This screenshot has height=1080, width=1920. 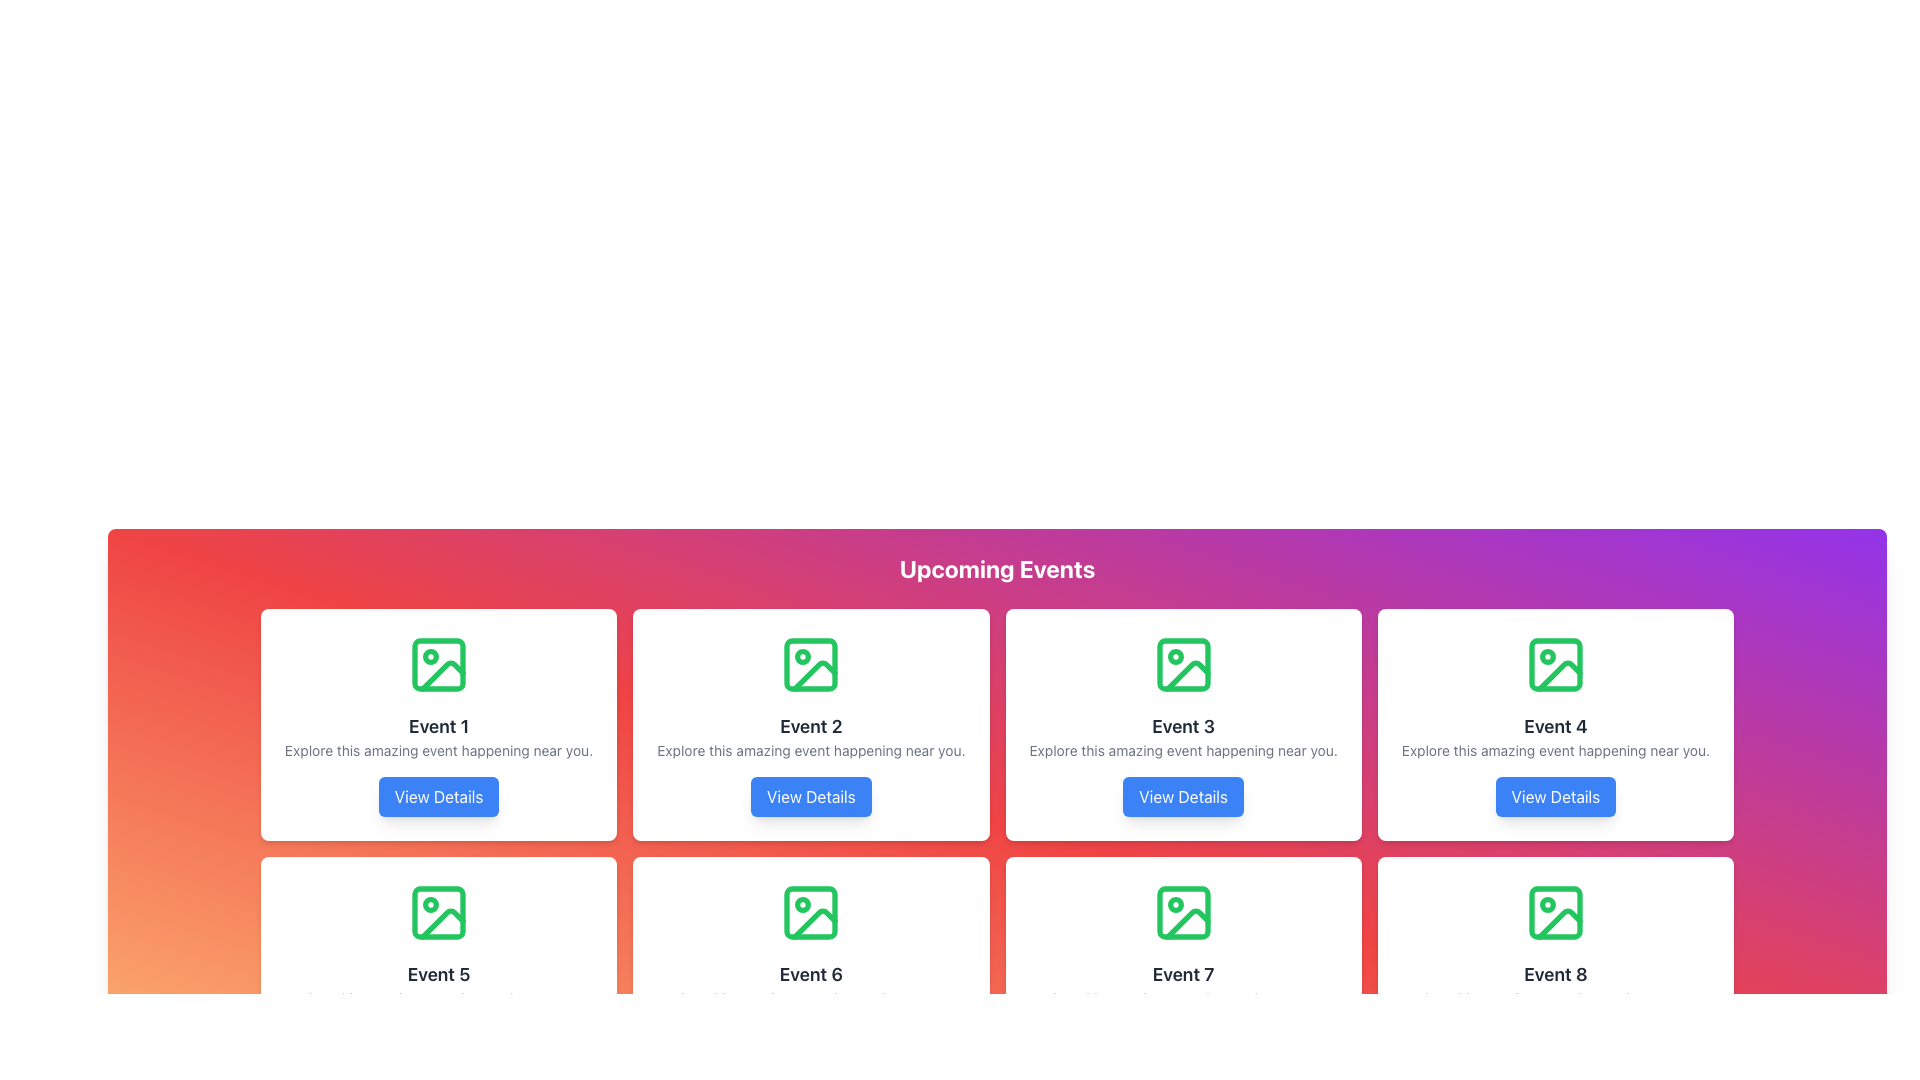 What do you see at coordinates (1183, 751) in the screenshot?
I see `the descriptive text element located below the 'Event 3' title and above the 'View Details' button in the third event card` at bounding box center [1183, 751].